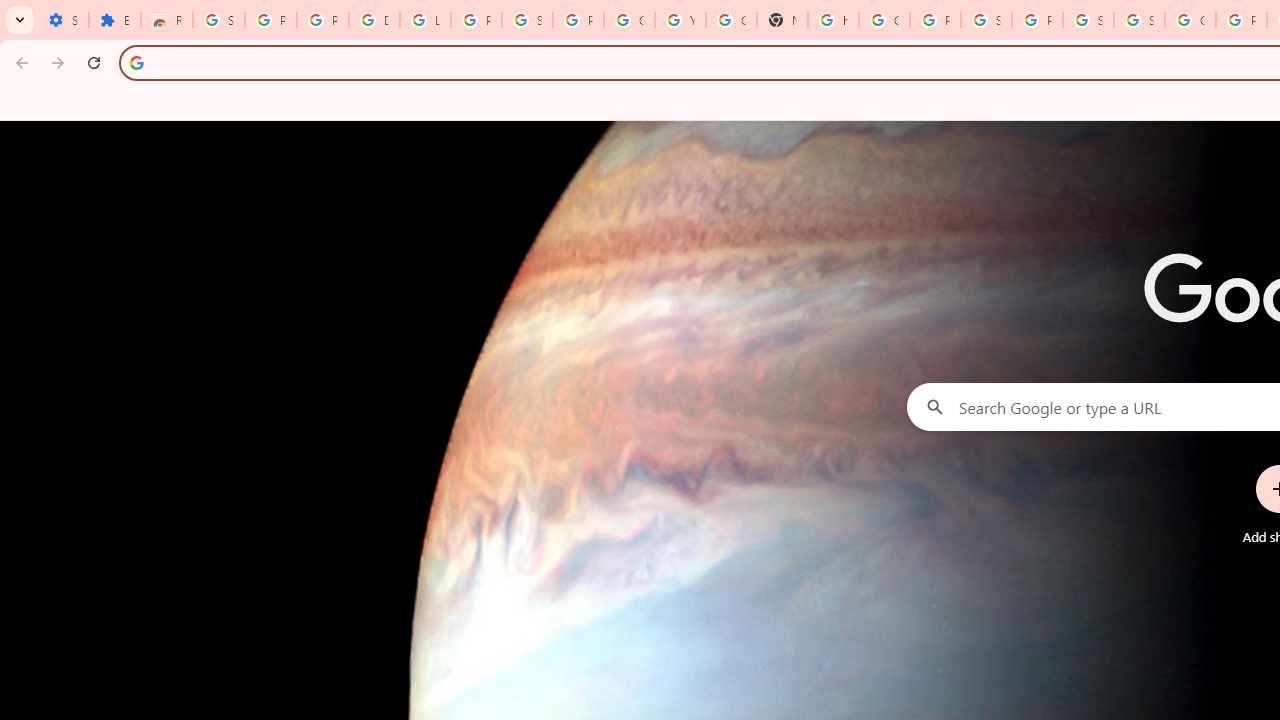 The width and height of the screenshot is (1280, 720). I want to click on 'Reviews: Helix Fruit Jump Arcade Game', so click(167, 20).